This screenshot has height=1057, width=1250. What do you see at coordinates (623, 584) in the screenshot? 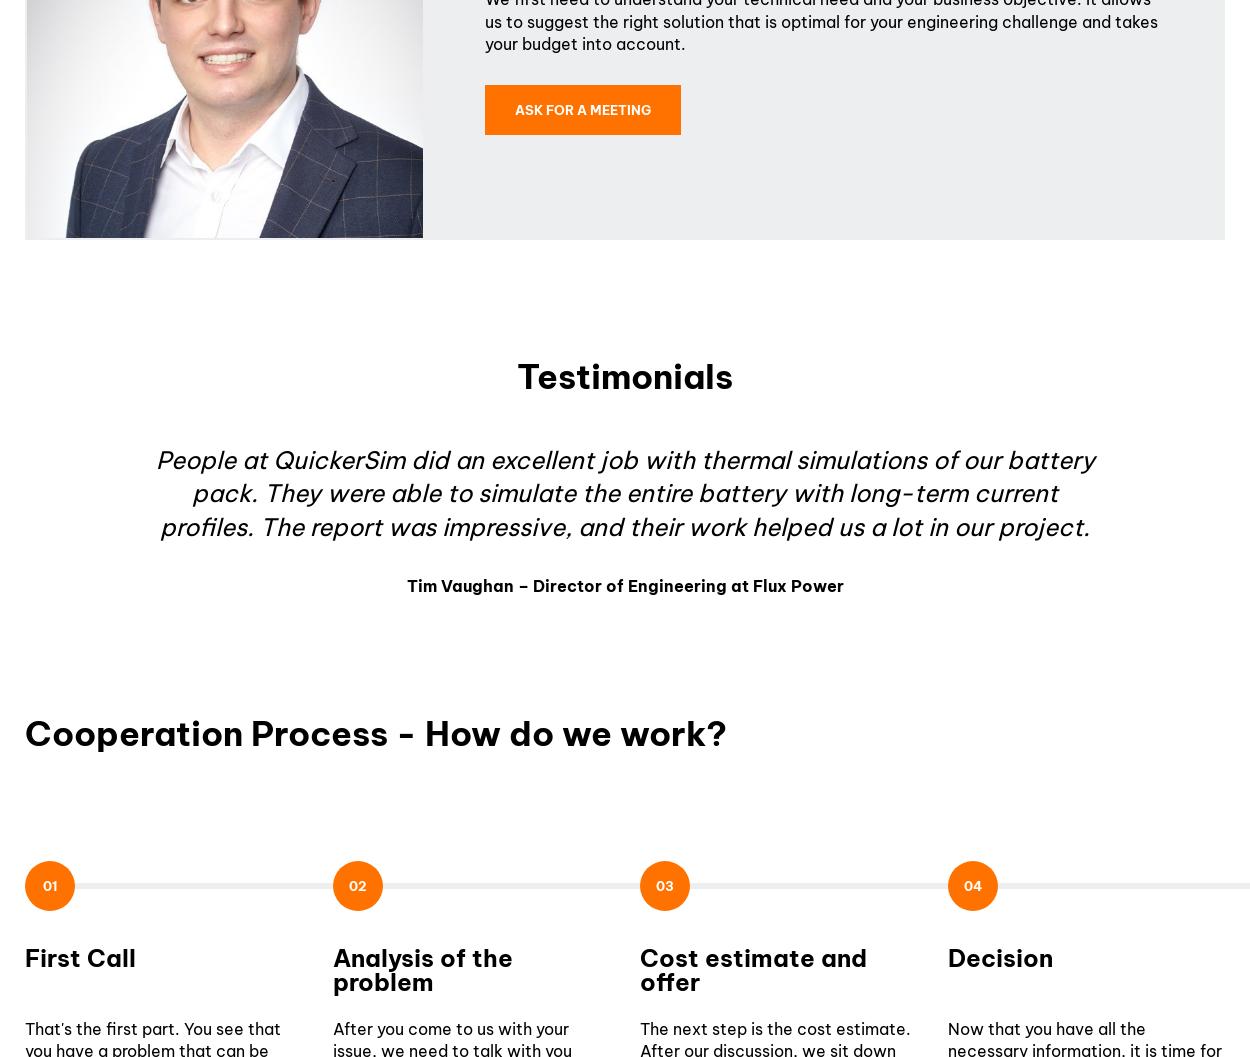
I see `'Tim Vaughan – Director of Engineering at Flux Power'` at bounding box center [623, 584].